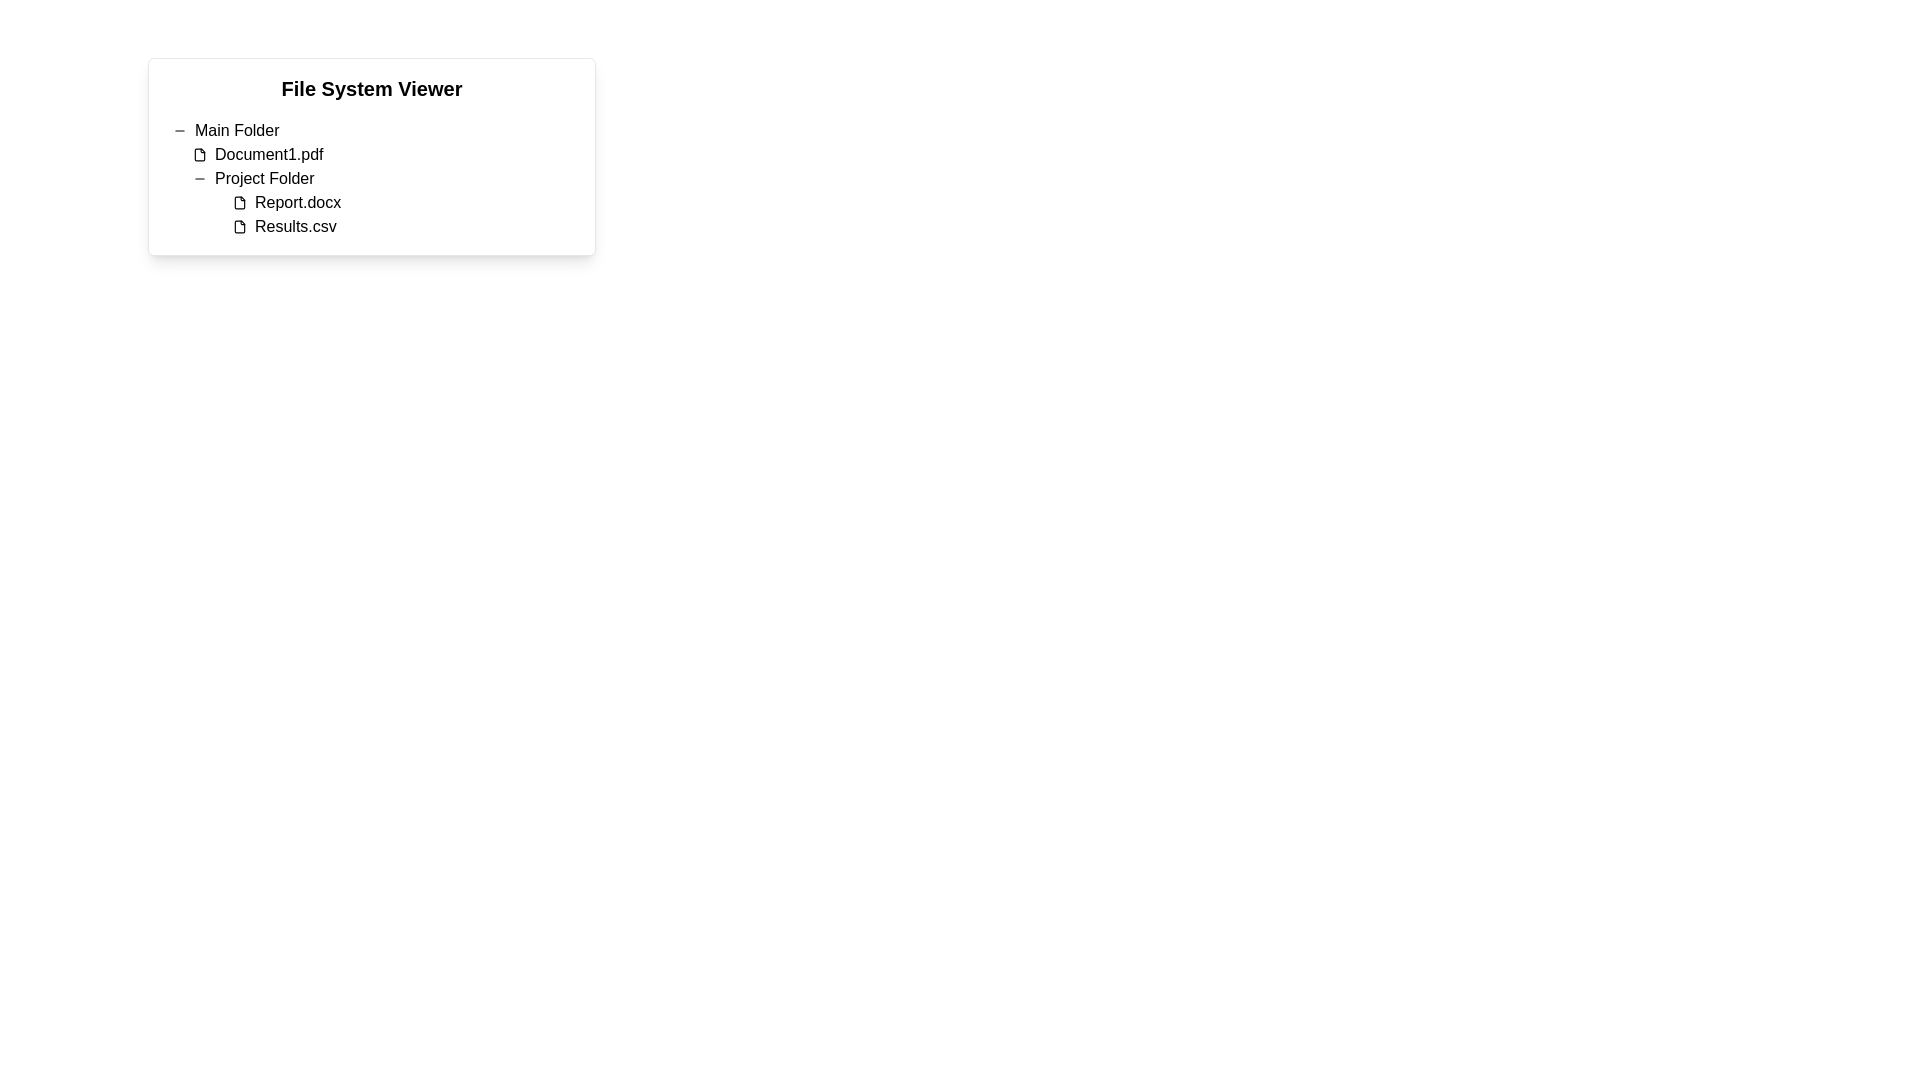 The width and height of the screenshot is (1920, 1080). Describe the element at coordinates (294, 226) in the screenshot. I see `the text label providing information about the file named 'Results.csv', which is the second item under 'Project Folder' in the file viewer interface` at that location.